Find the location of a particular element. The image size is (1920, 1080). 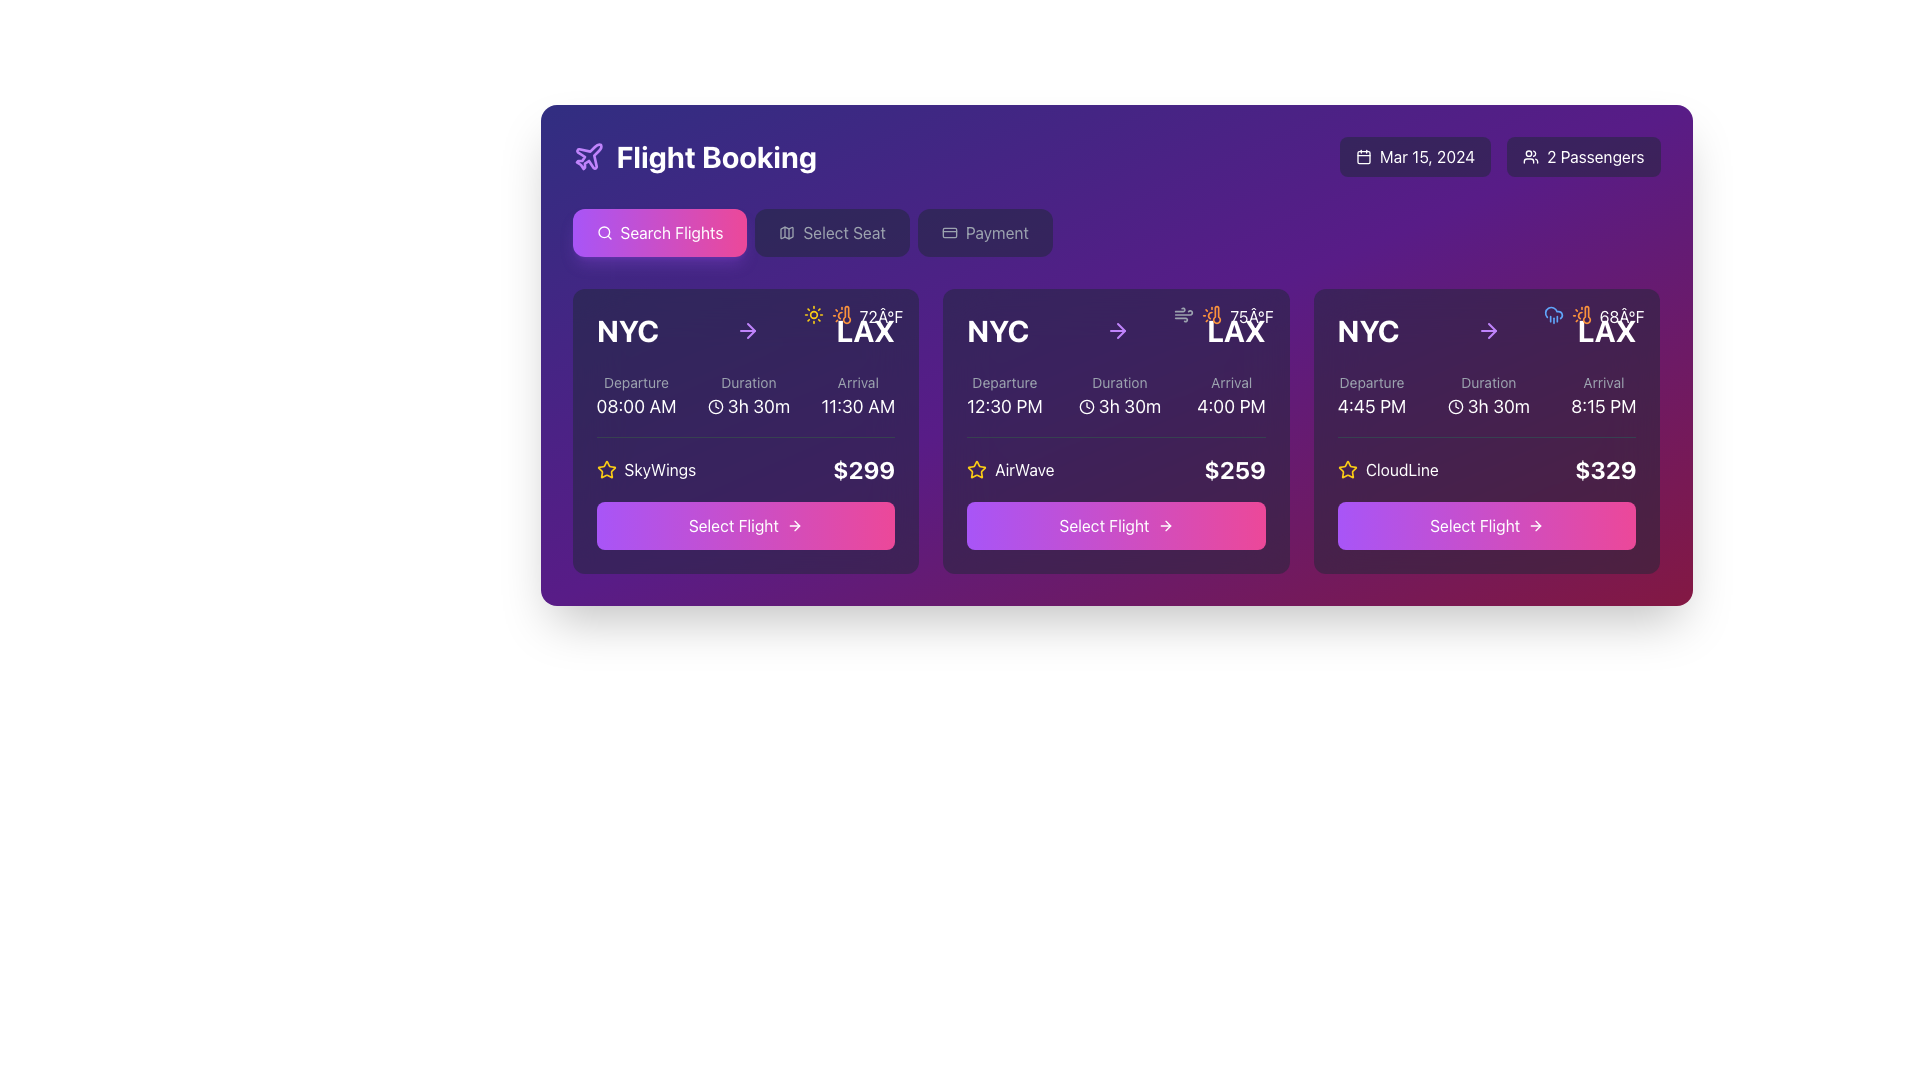

keyboard navigation is located at coordinates (796, 524).